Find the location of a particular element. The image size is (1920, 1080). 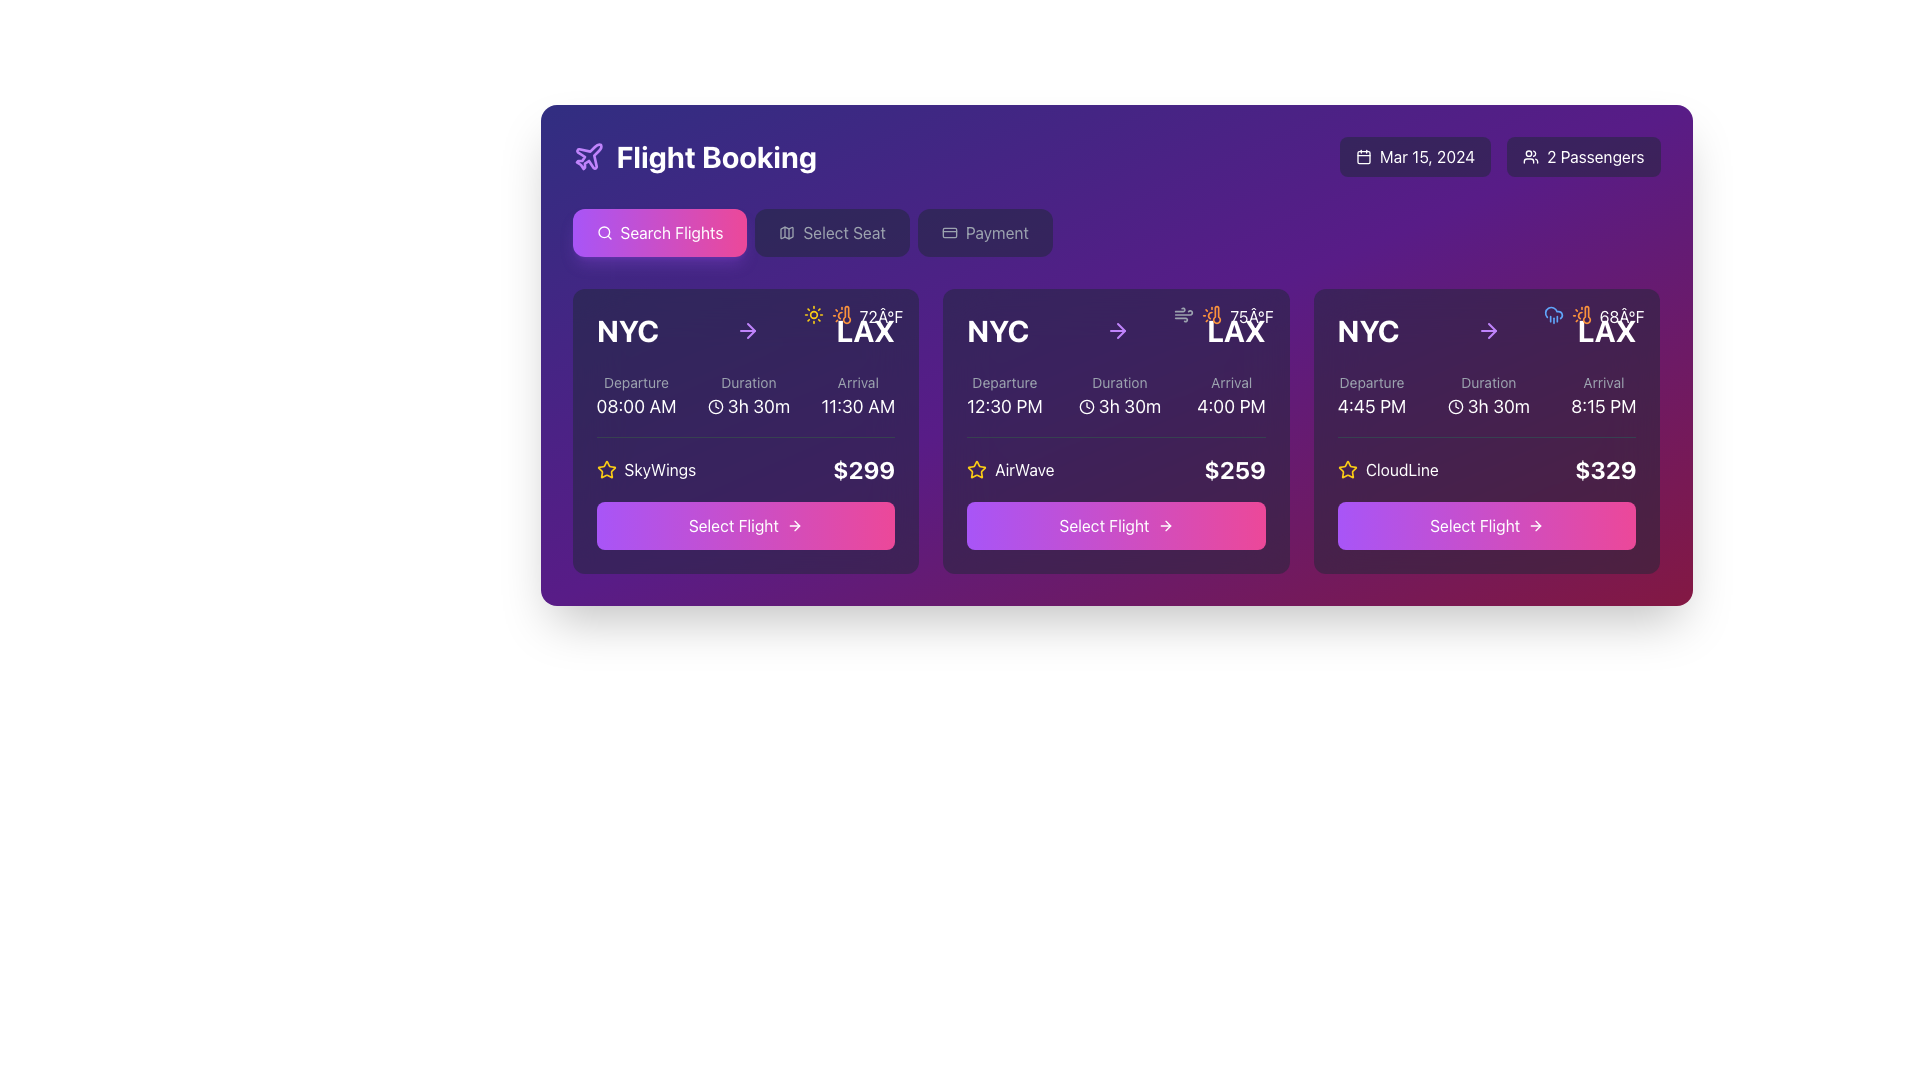

keyboard navigation is located at coordinates (796, 524).